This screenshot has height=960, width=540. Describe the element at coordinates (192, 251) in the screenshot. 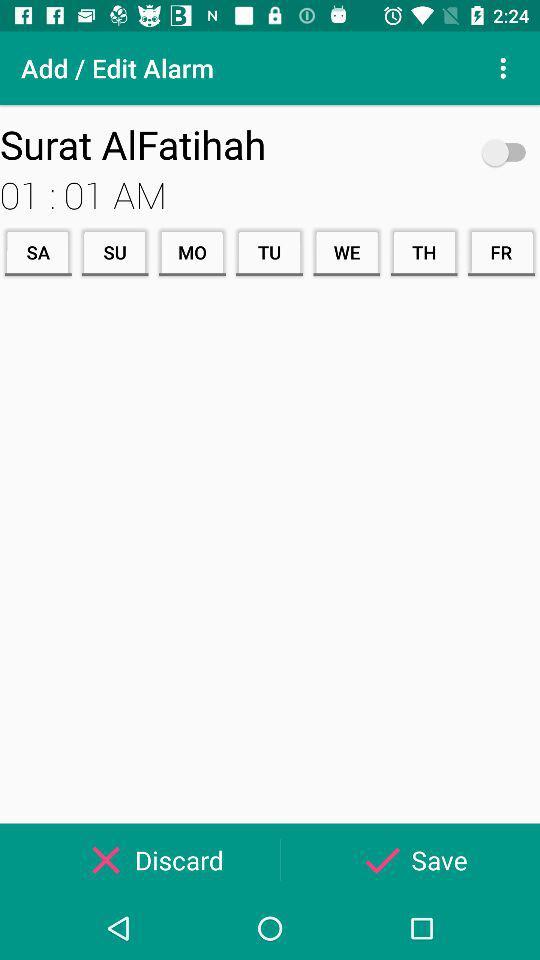

I see `mo item` at that location.